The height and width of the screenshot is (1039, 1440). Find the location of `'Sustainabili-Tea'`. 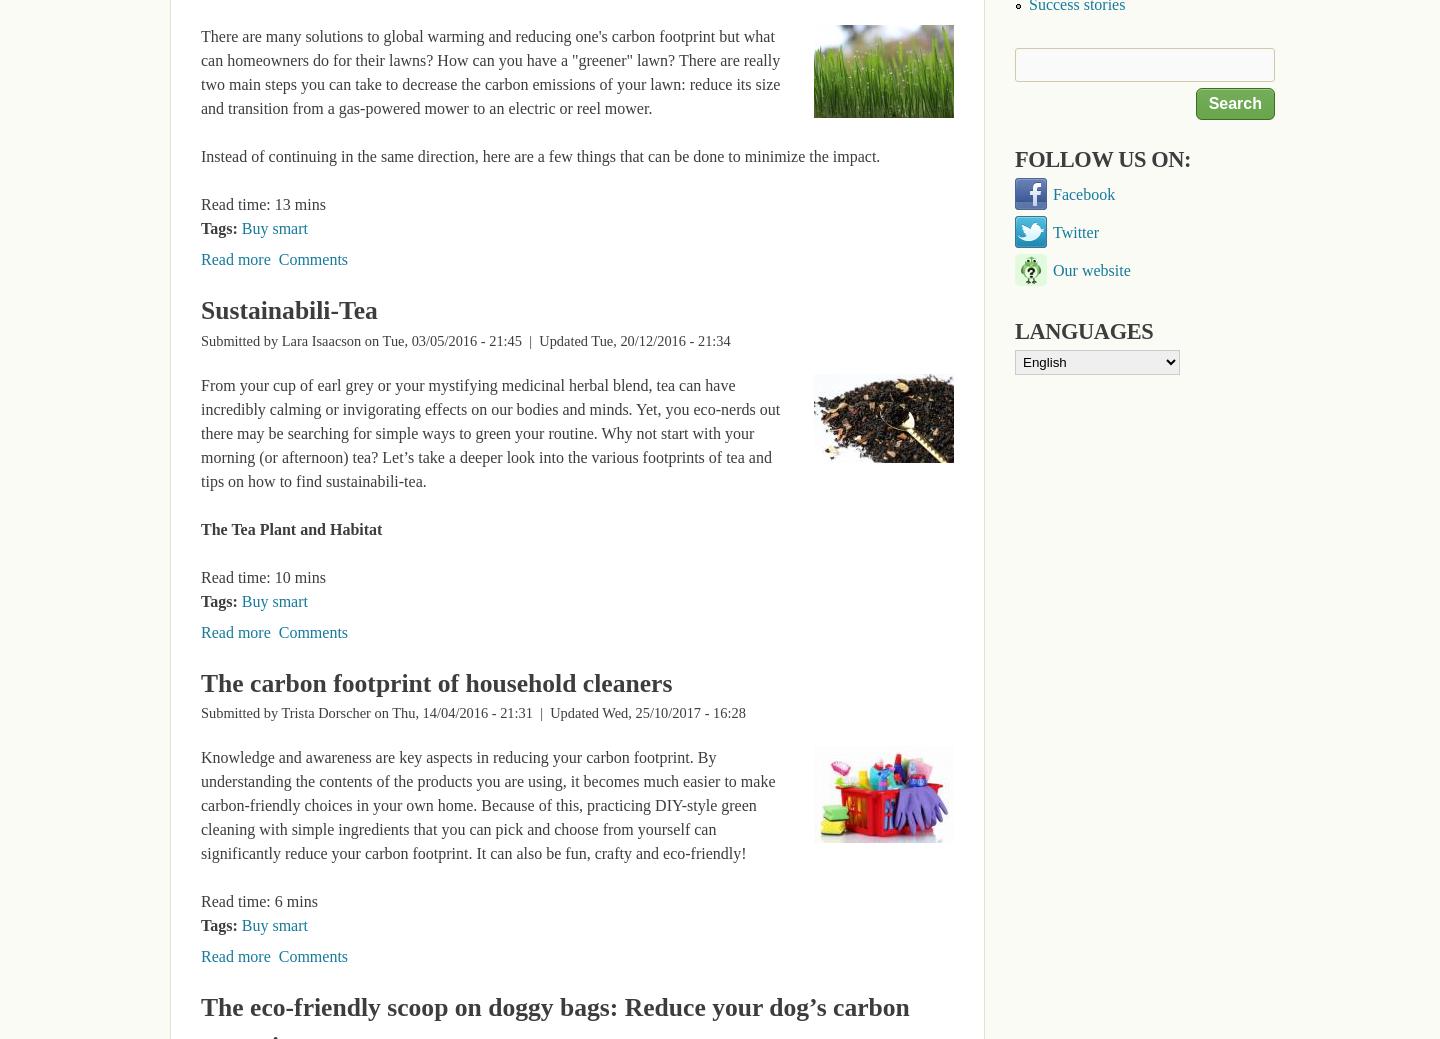

'Sustainabili-Tea' is located at coordinates (288, 310).